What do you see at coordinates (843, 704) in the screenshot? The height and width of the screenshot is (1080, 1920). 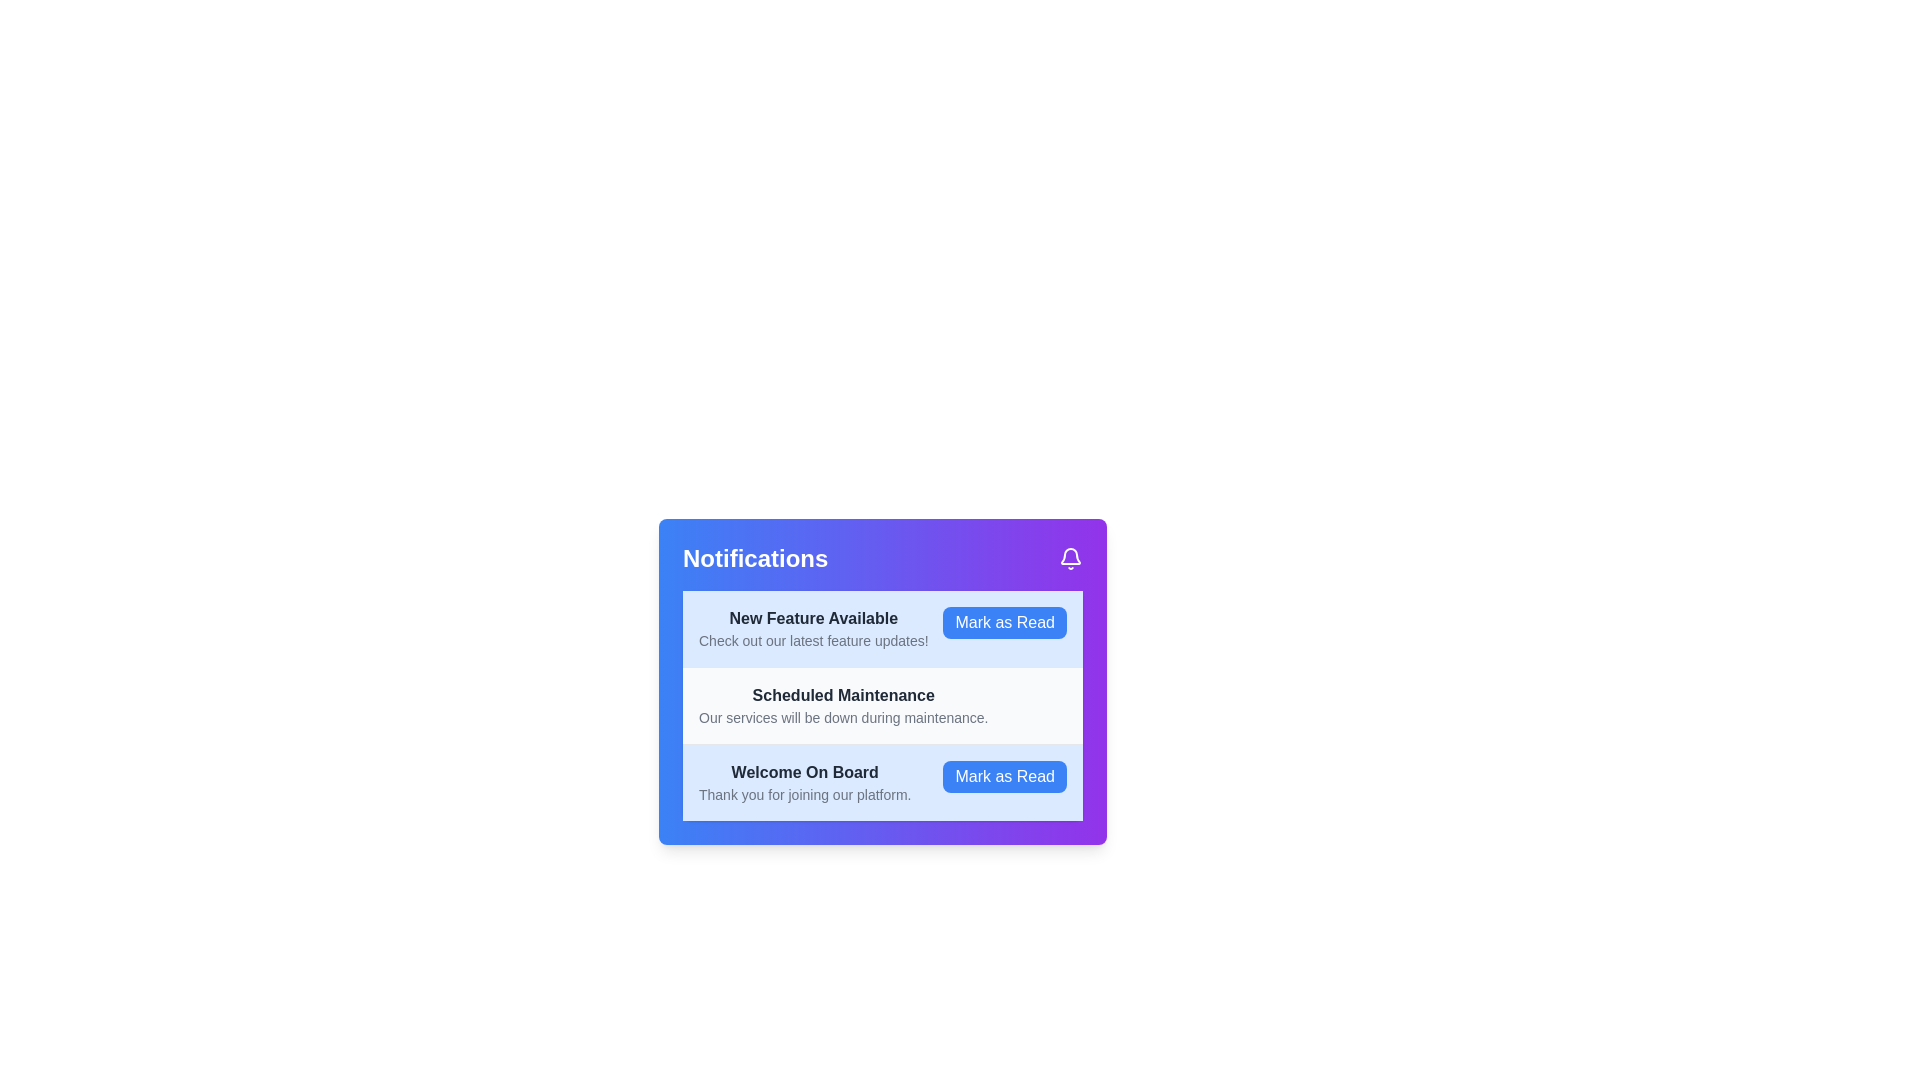 I see `the Information Panel that informs users about upcoming maintenance, located in the middle section of the notification card between 'New Feature Available' and 'Welcome On Board'` at bounding box center [843, 704].